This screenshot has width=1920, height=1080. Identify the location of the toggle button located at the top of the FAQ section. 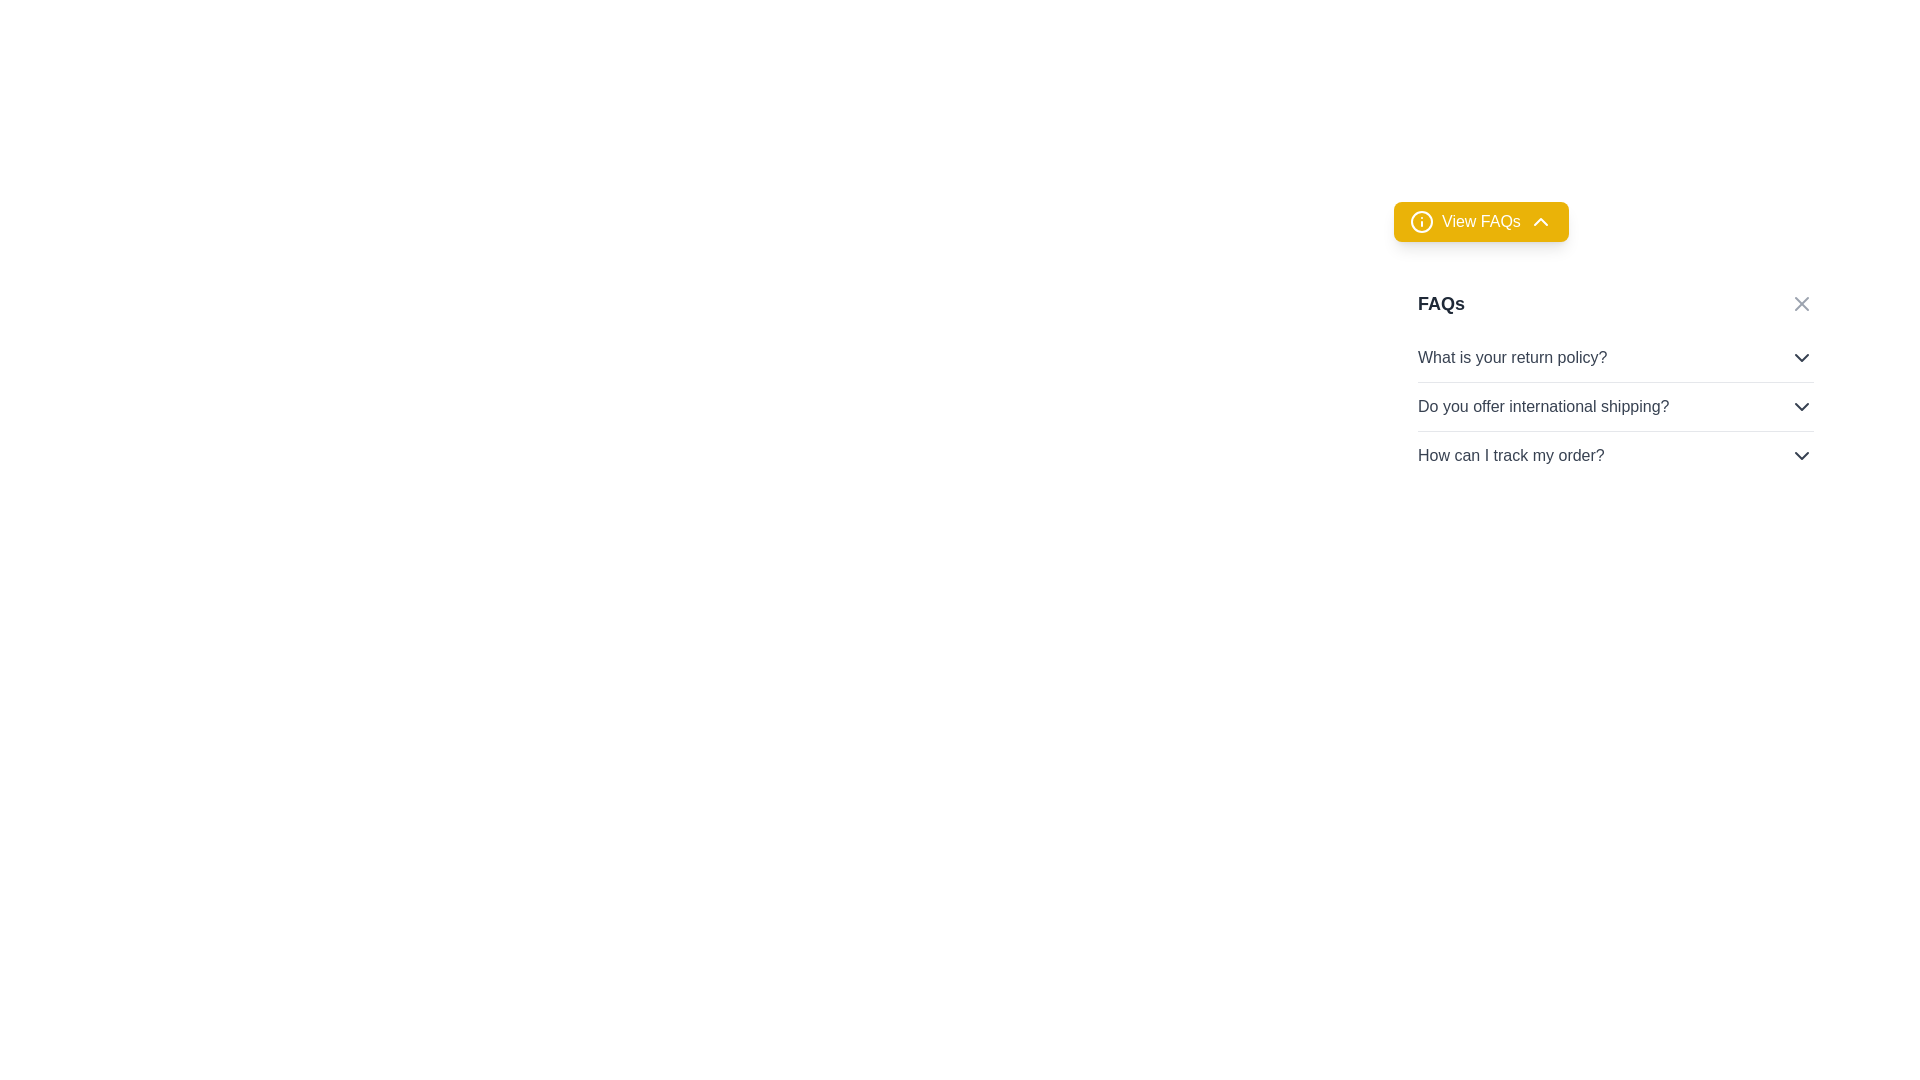
(1481, 222).